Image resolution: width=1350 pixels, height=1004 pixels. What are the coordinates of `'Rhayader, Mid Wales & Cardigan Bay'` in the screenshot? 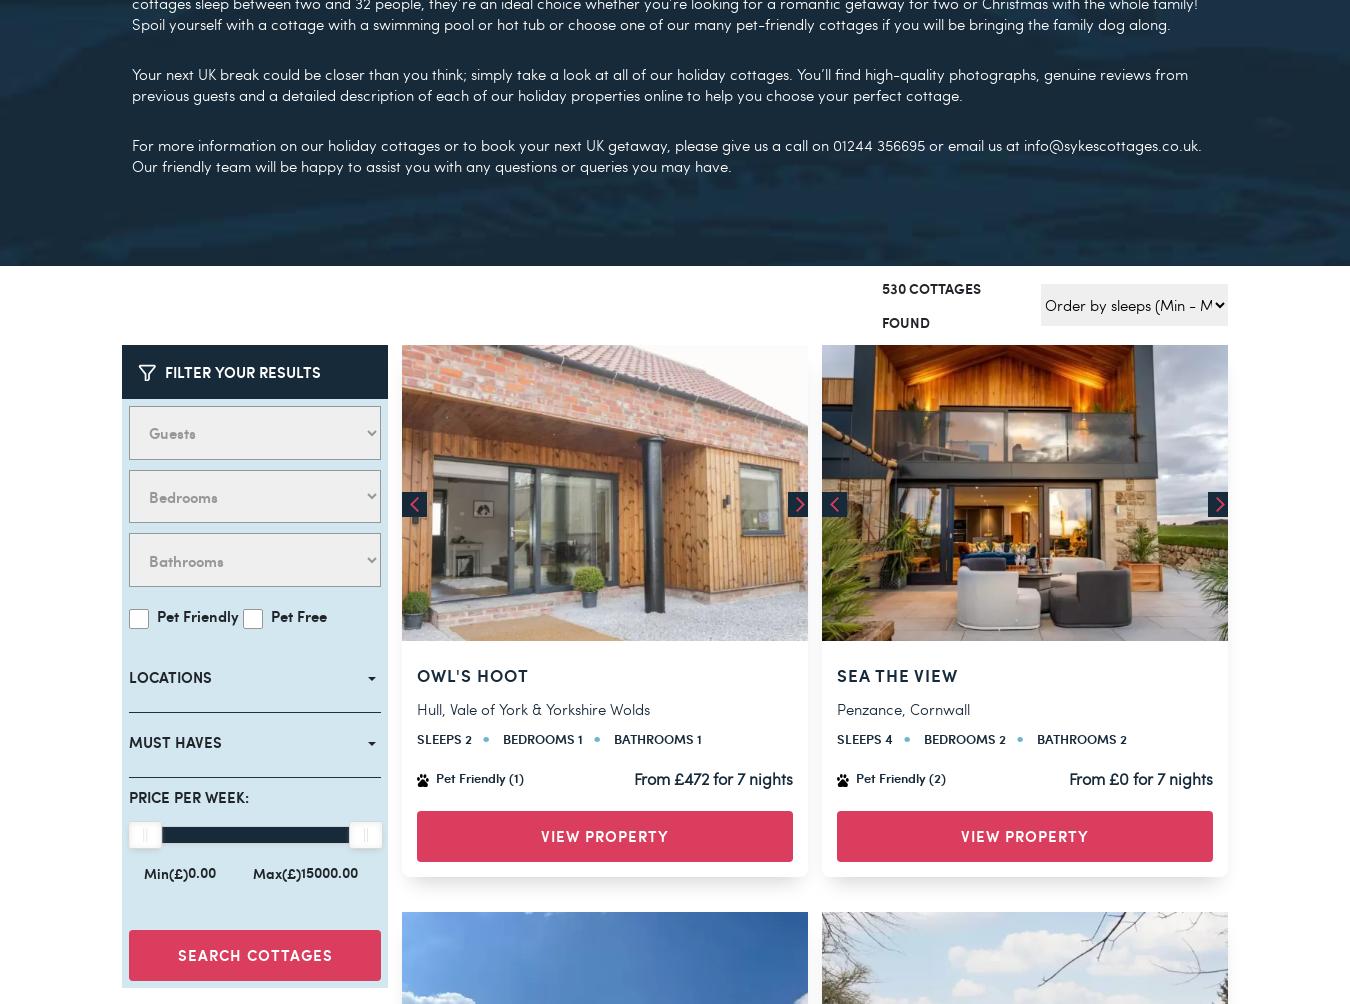 It's located at (962, 665).